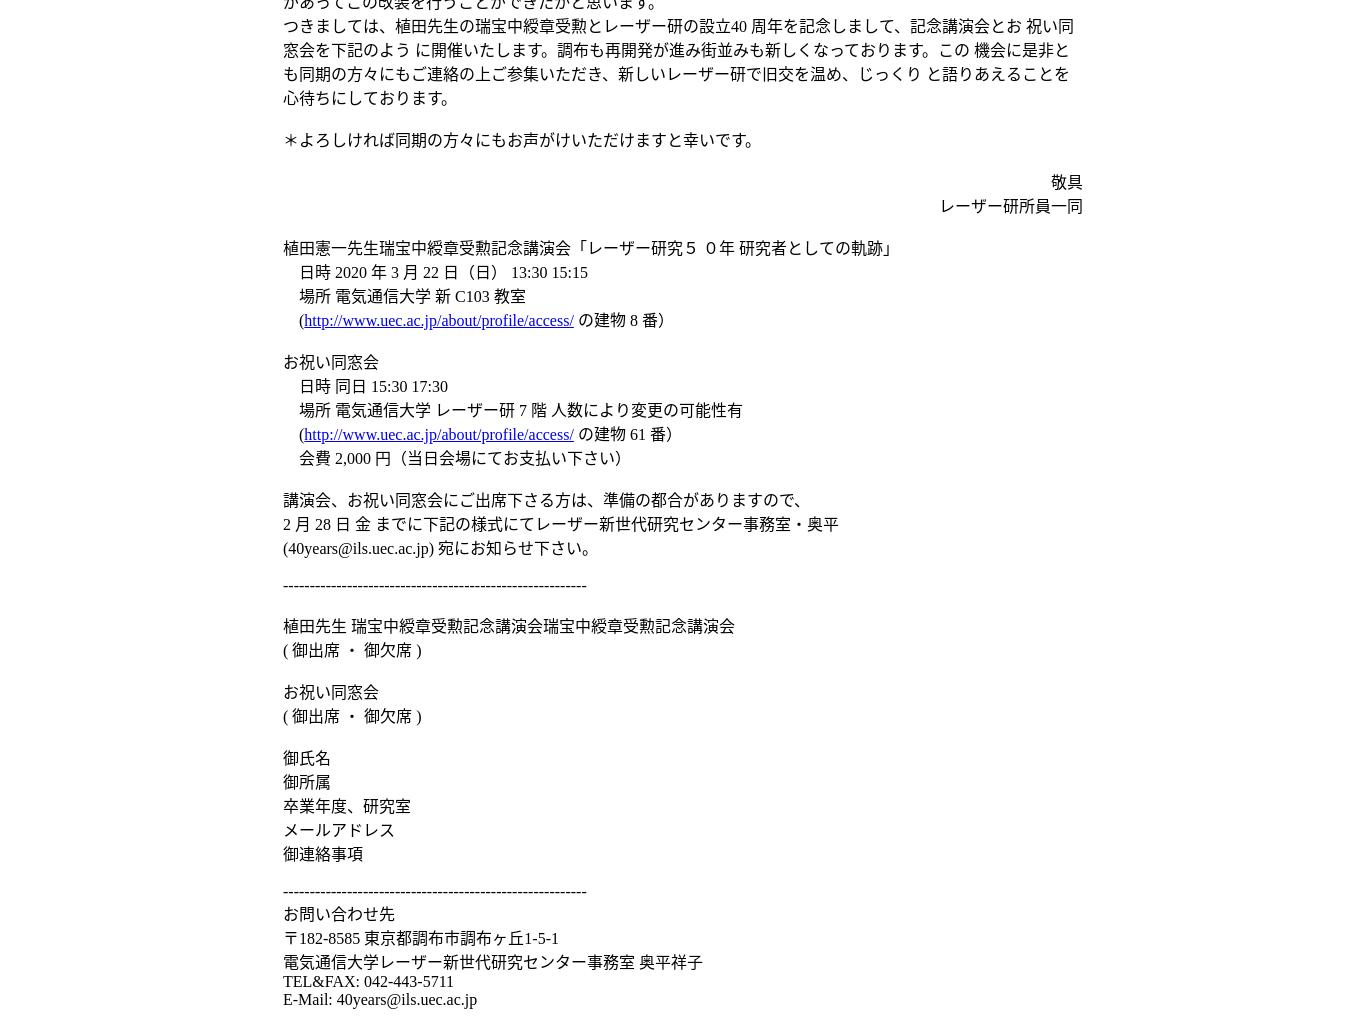 The image size is (1366, 1025). What do you see at coordinates (439, 547) in the screenshot?
I see `'(40years@ils.uec.ac.jp)
宛にお知らせ下さい。'` at bounding box center [439, 547].